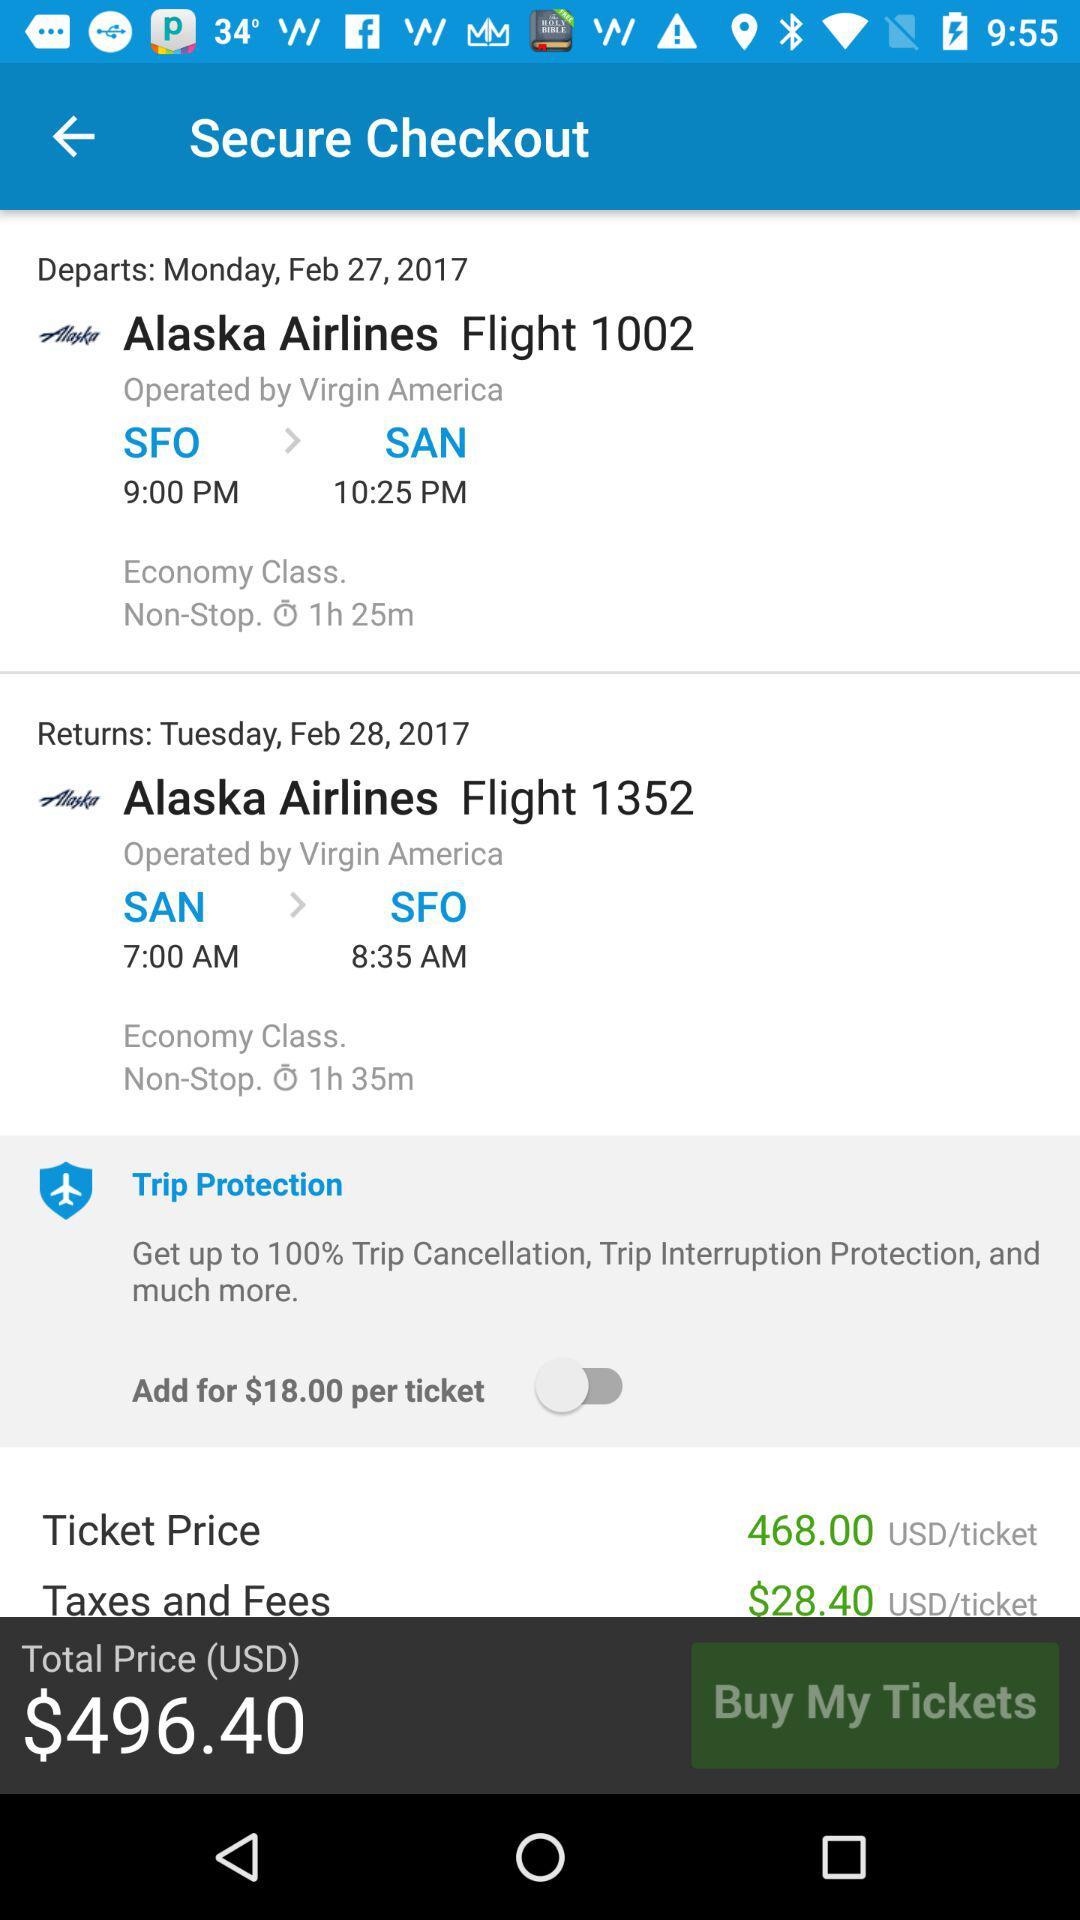 This screenshot has height=1920, width=1080. I want to click on icon next to the $496.40, so click(874, 1704).